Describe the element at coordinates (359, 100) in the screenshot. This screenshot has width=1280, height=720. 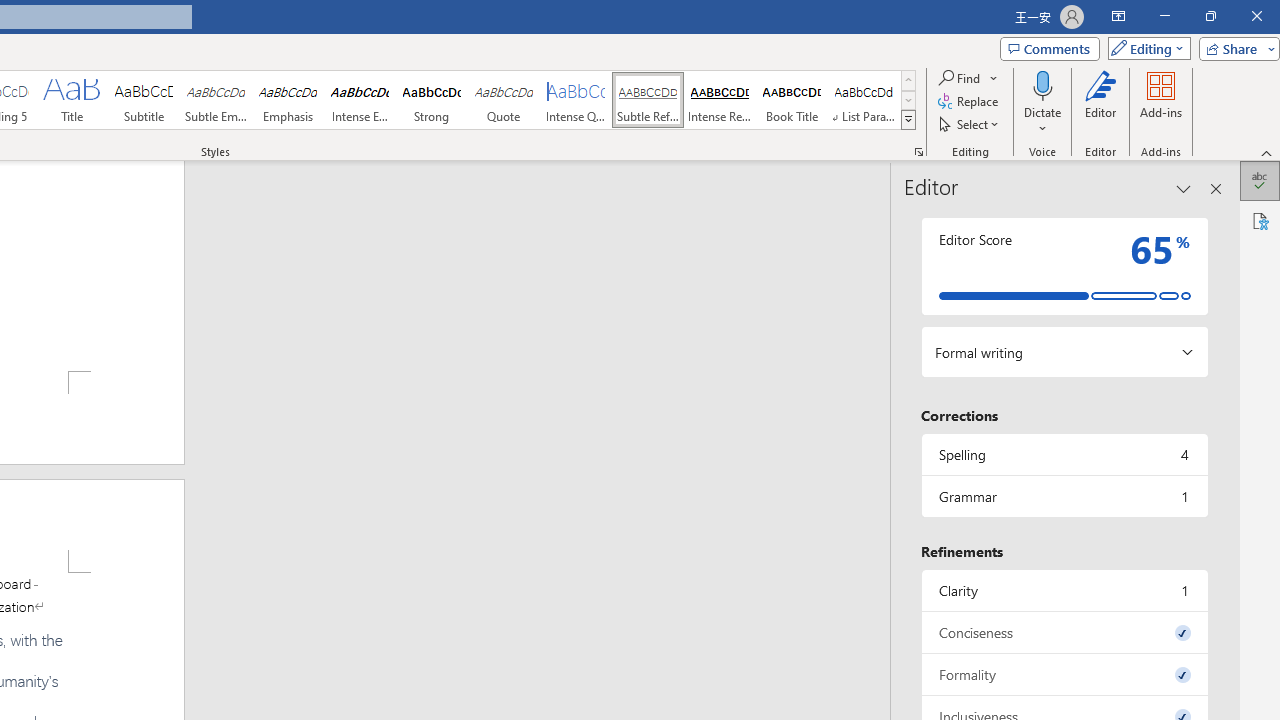
I see `'Intense Emphasis'` at that location.